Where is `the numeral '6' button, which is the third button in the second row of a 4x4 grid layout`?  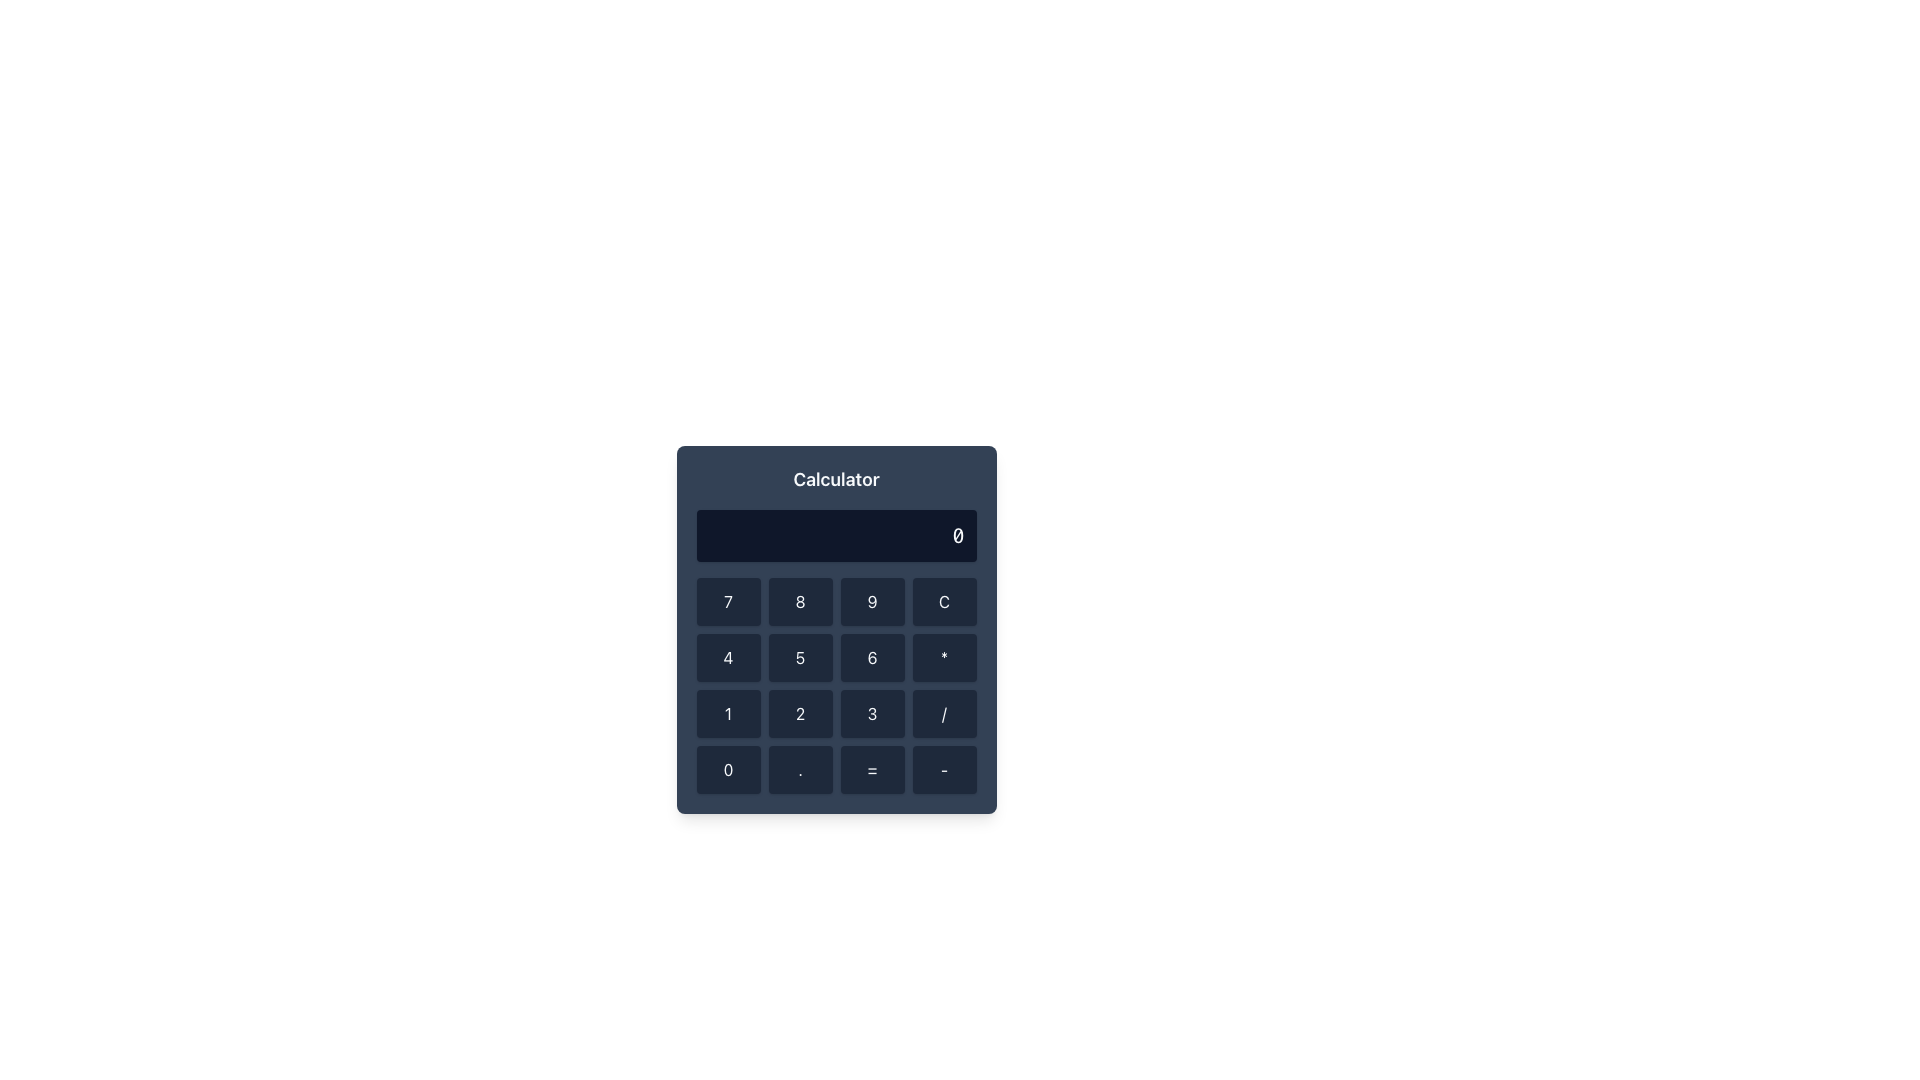 the numeral '6' button, which is the third button in the second row of a 4x4 grid layout is located at coordinates (872, 658).